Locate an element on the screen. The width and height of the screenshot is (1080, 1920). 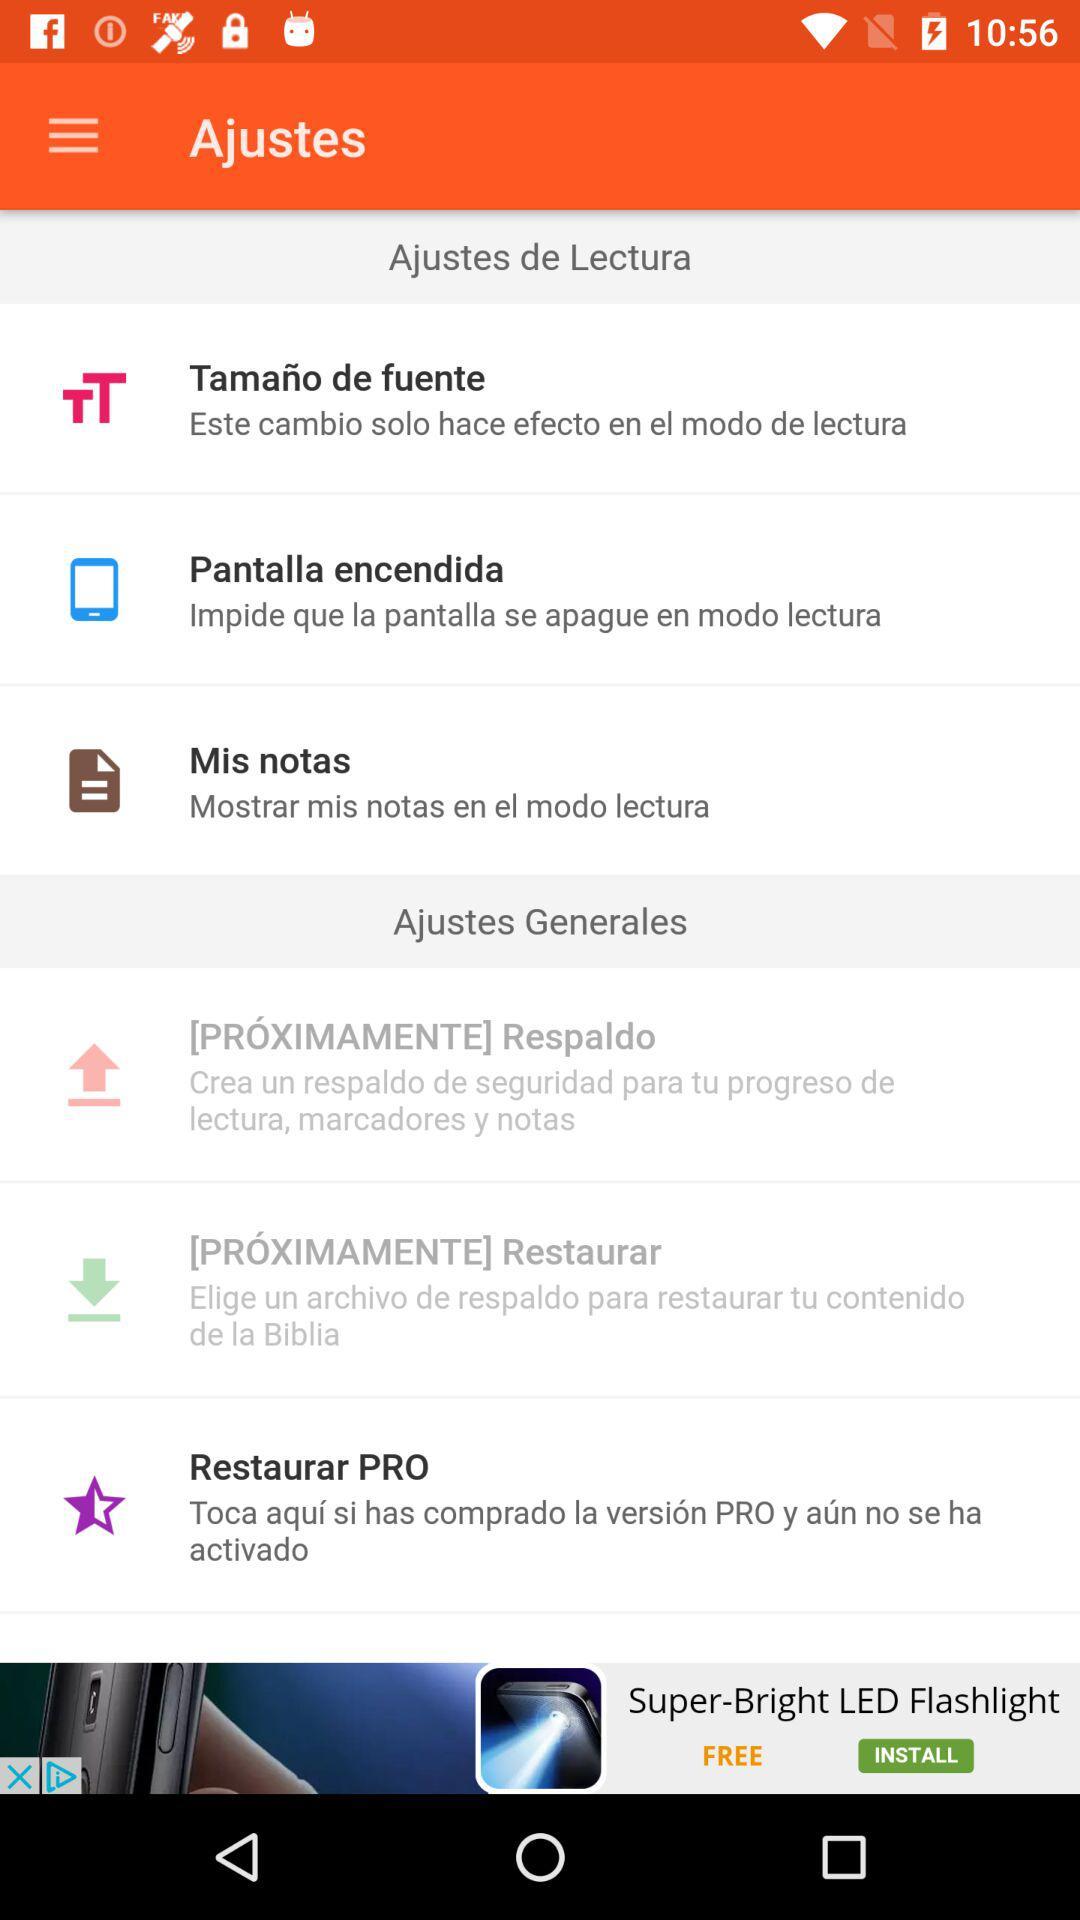
item above pantalla encendida icon is located at coordinates (540, 493).